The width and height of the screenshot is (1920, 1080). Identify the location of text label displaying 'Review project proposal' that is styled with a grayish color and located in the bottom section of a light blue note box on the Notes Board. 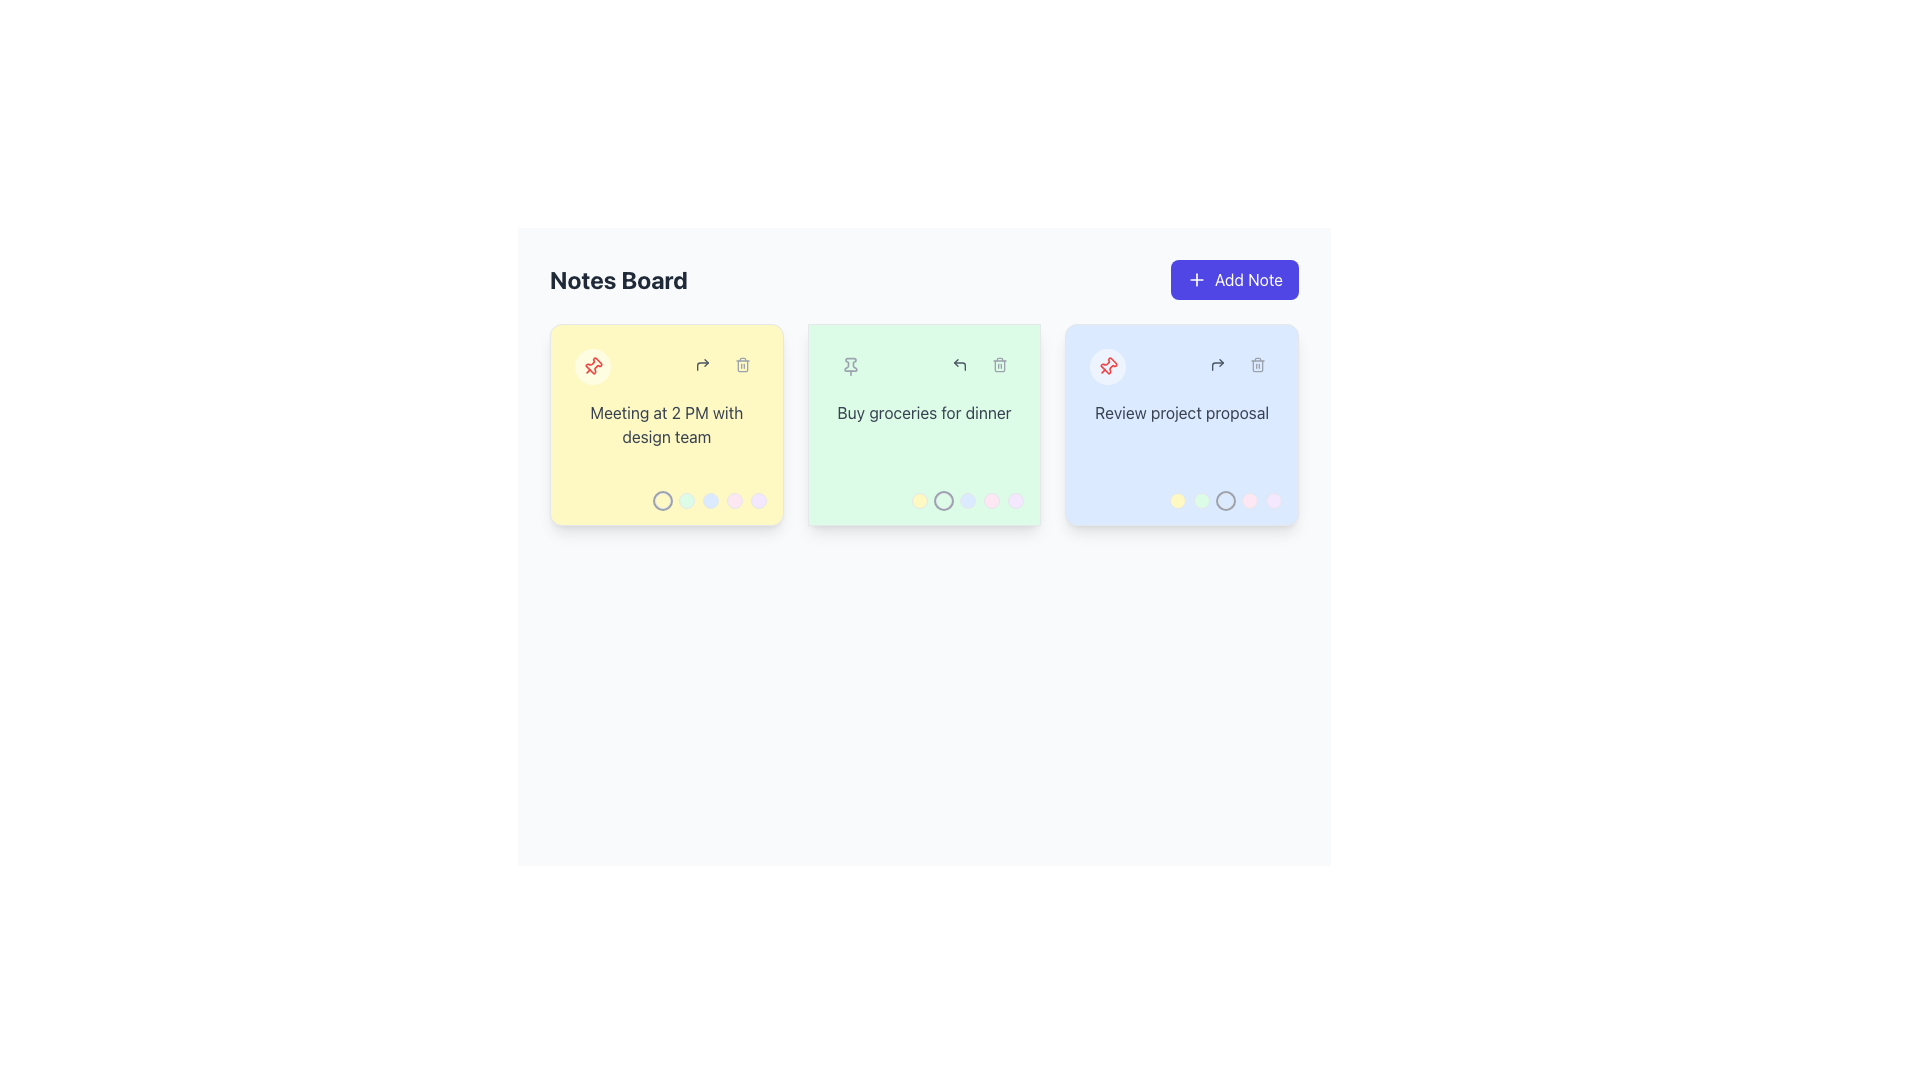
(1182, 411).